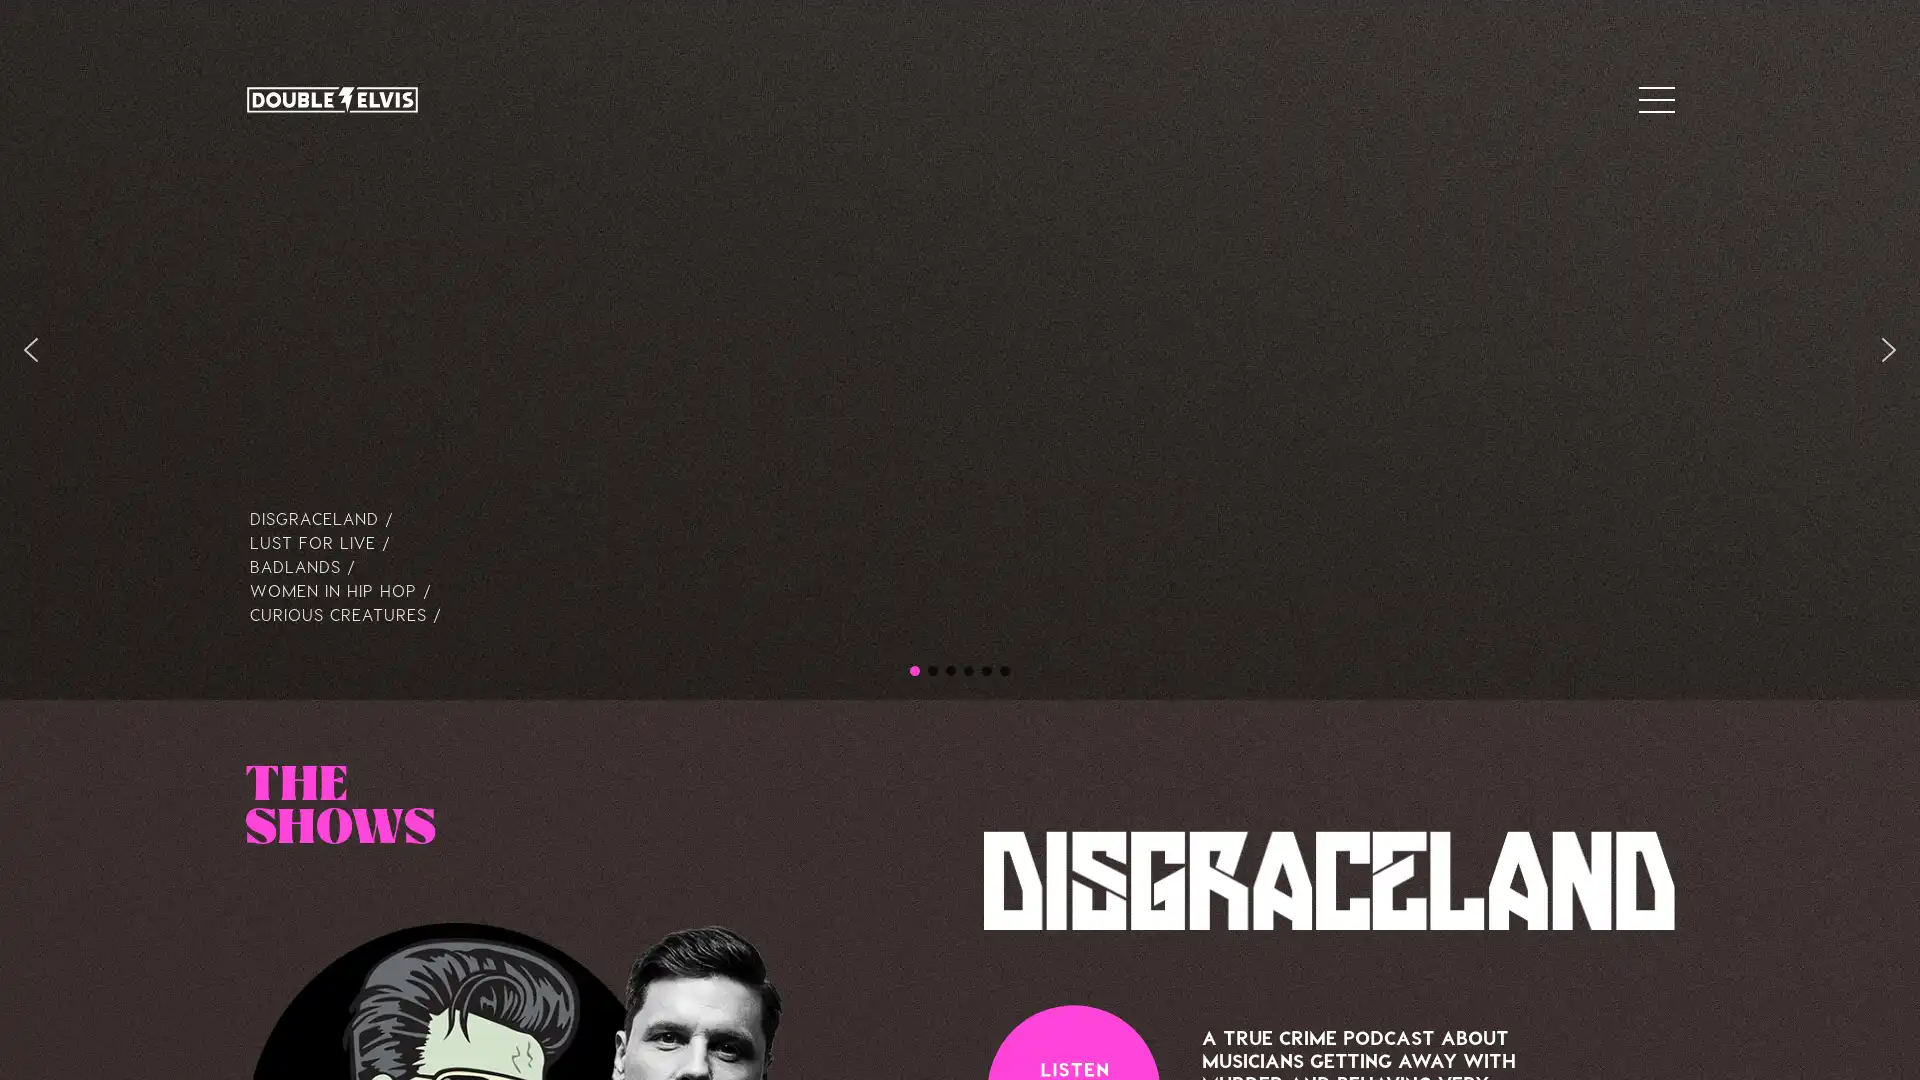 This screenshot has width=1920, height=1080. What do you see at coordinates (1004, 671) in the screenshot?
I see `CC` at bounding box center [1004, 671].